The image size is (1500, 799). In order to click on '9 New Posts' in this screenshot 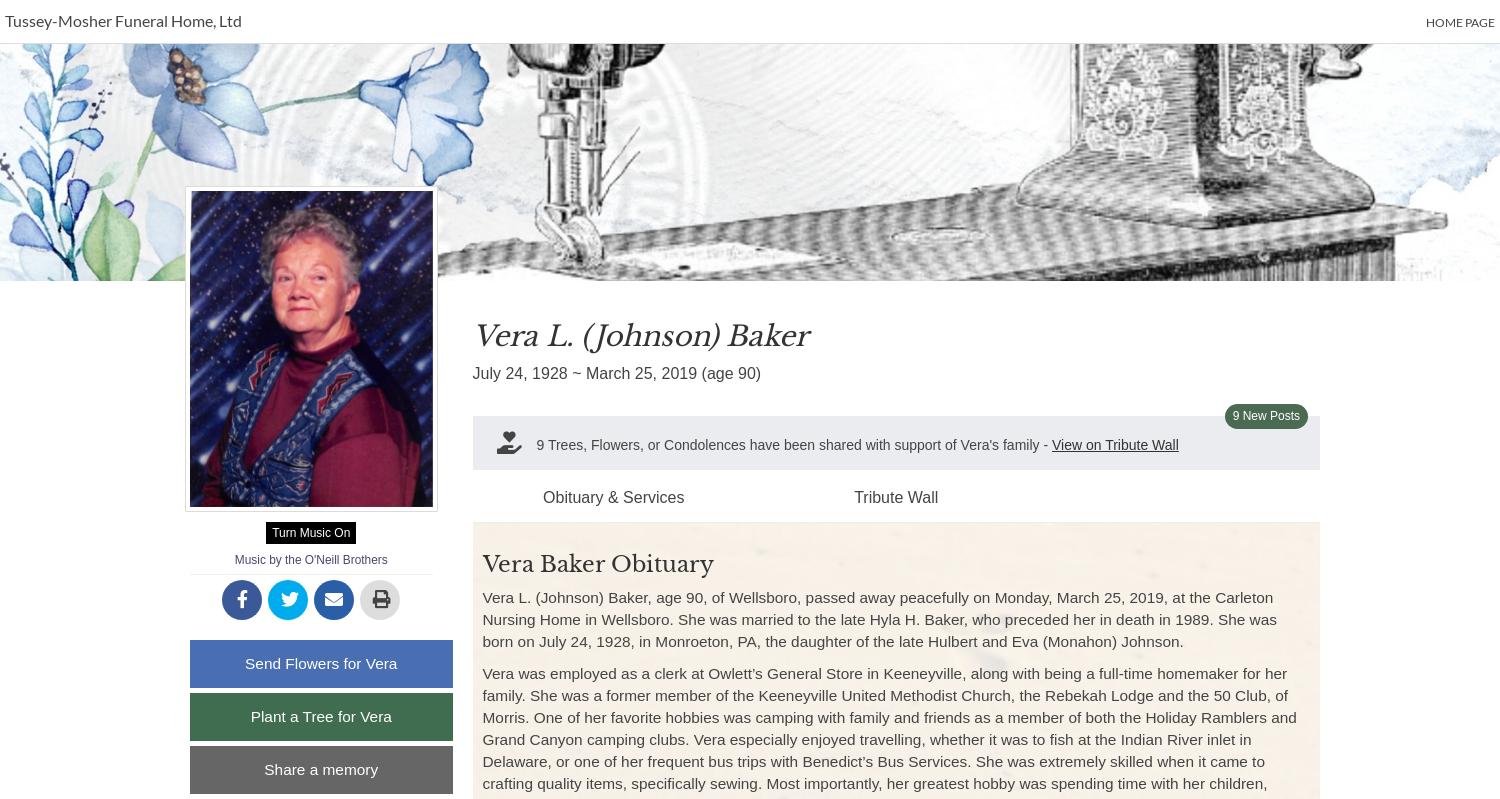, I will do `click(1266, 415)`.